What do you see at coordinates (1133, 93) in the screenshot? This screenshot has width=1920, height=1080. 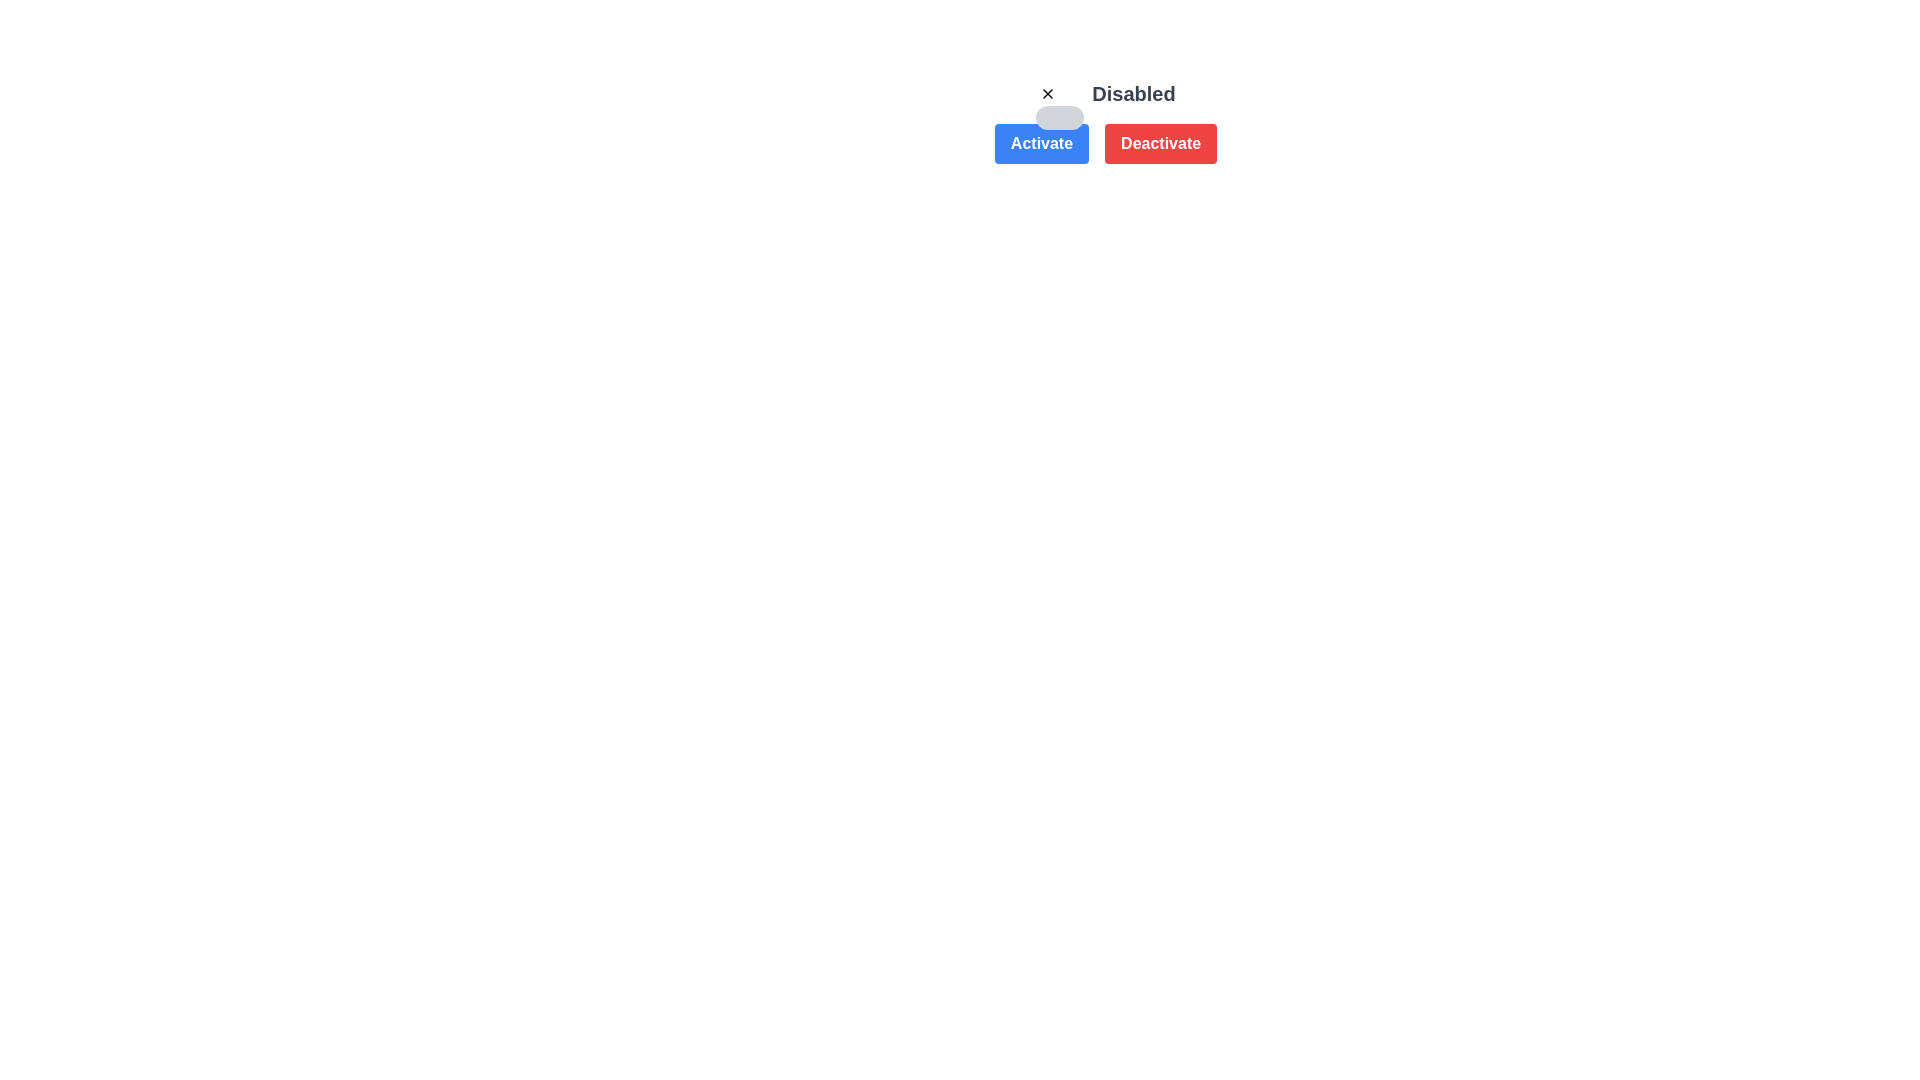 I see `the text label reading 'Disabled', which is styled in a bold, large font size and is located near the upper-right area of the interface, adjacent to a toggle switch` at bounding box center [1133, 93].